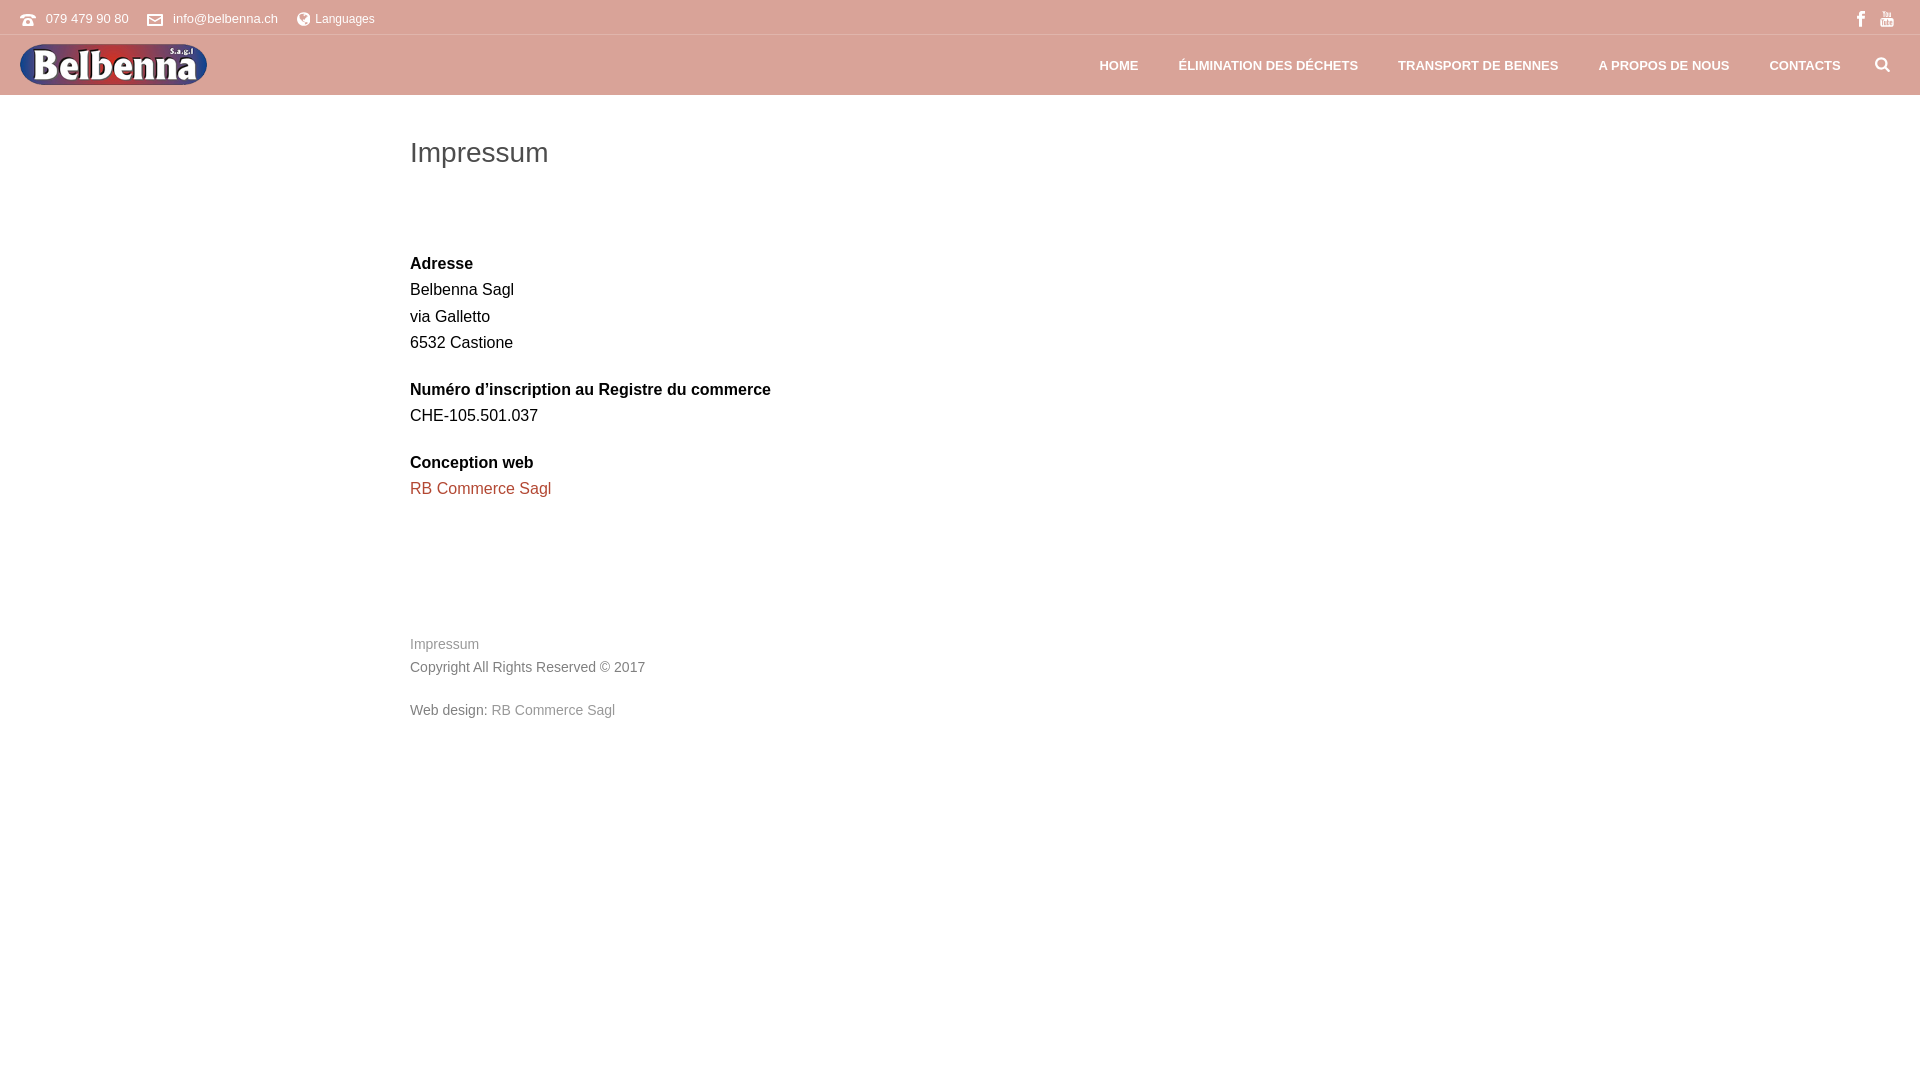 Image resolution: width=1920 pixels, height=1080 pixels. Describe the element at coordinates (1117, 64) in the screenshot. I see `'HOME'` at that location.